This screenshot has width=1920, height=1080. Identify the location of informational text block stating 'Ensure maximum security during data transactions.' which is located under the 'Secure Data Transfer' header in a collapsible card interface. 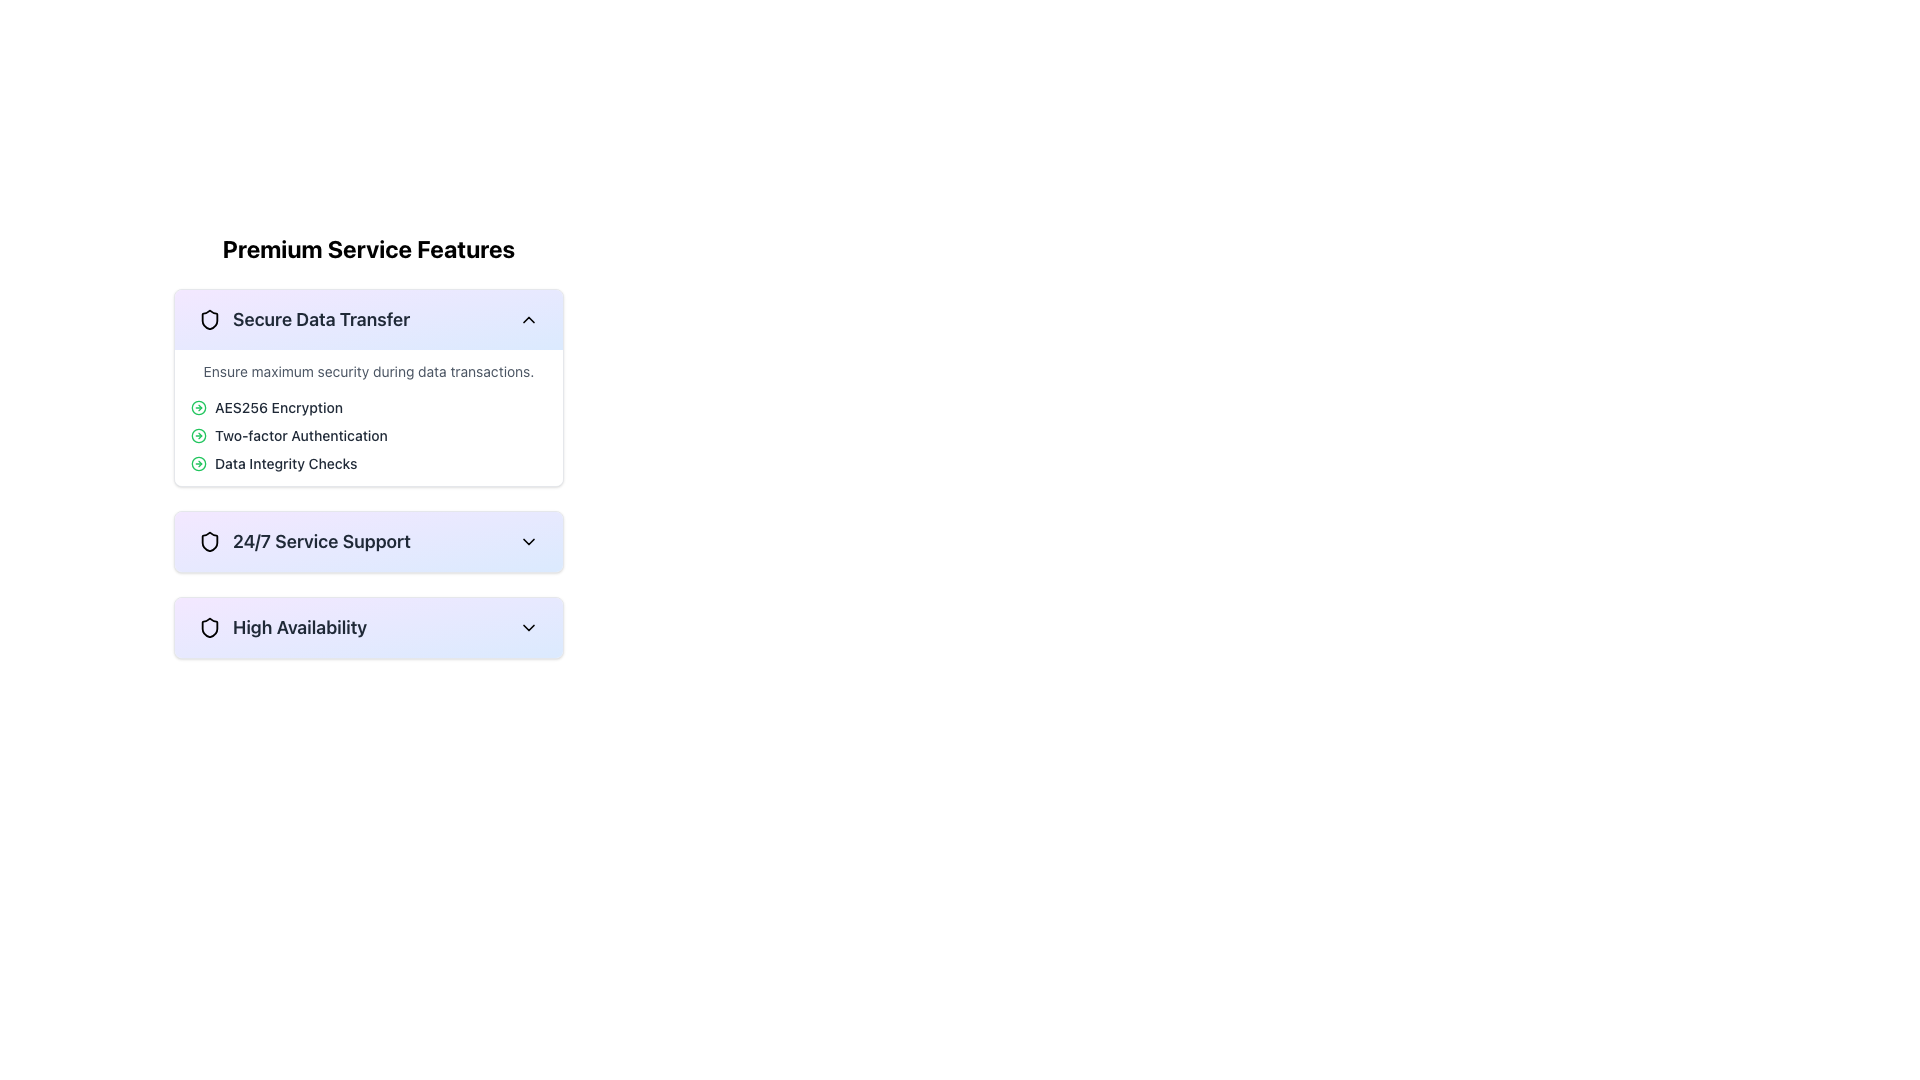
(369, 371).